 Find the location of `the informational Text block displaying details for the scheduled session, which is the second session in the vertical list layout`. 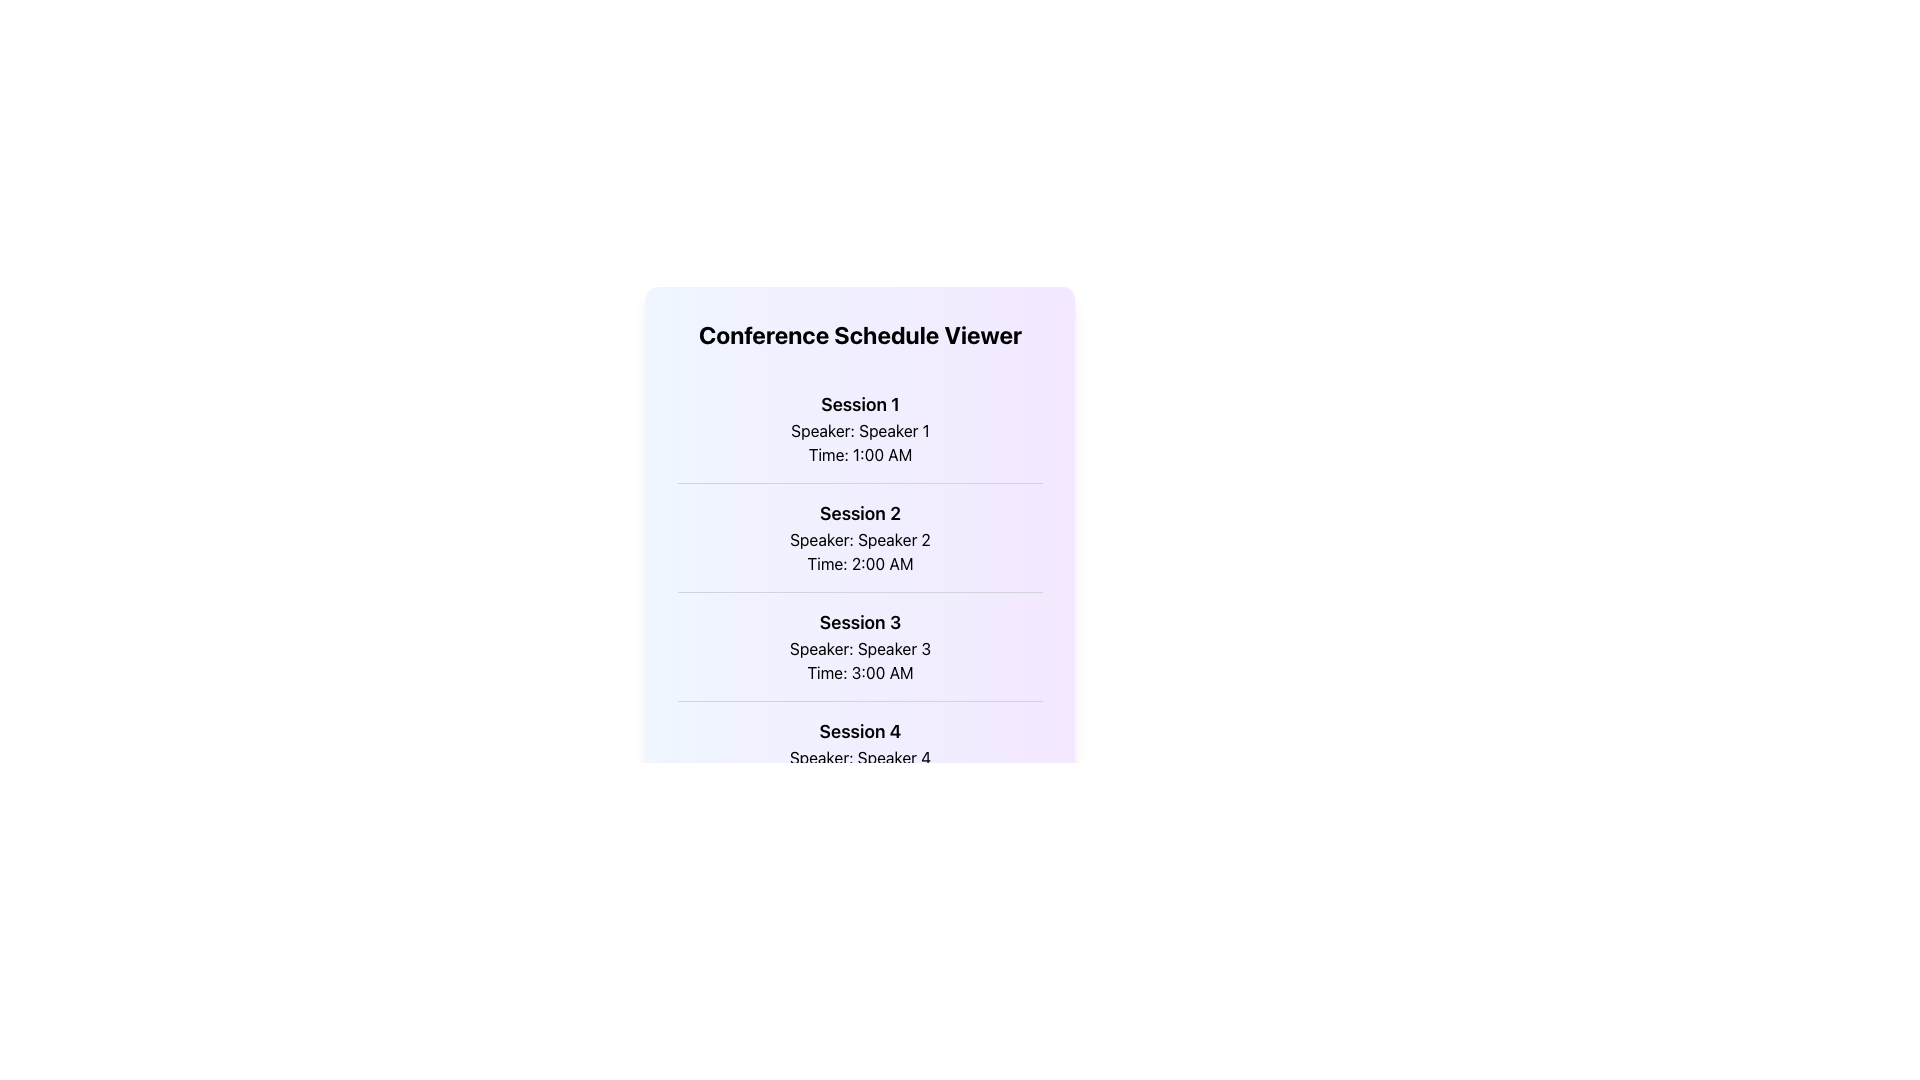

the informational Text block displaying details for the scheduled session, which is the second session in the vertical list layout is located at coordinates (860, 536).